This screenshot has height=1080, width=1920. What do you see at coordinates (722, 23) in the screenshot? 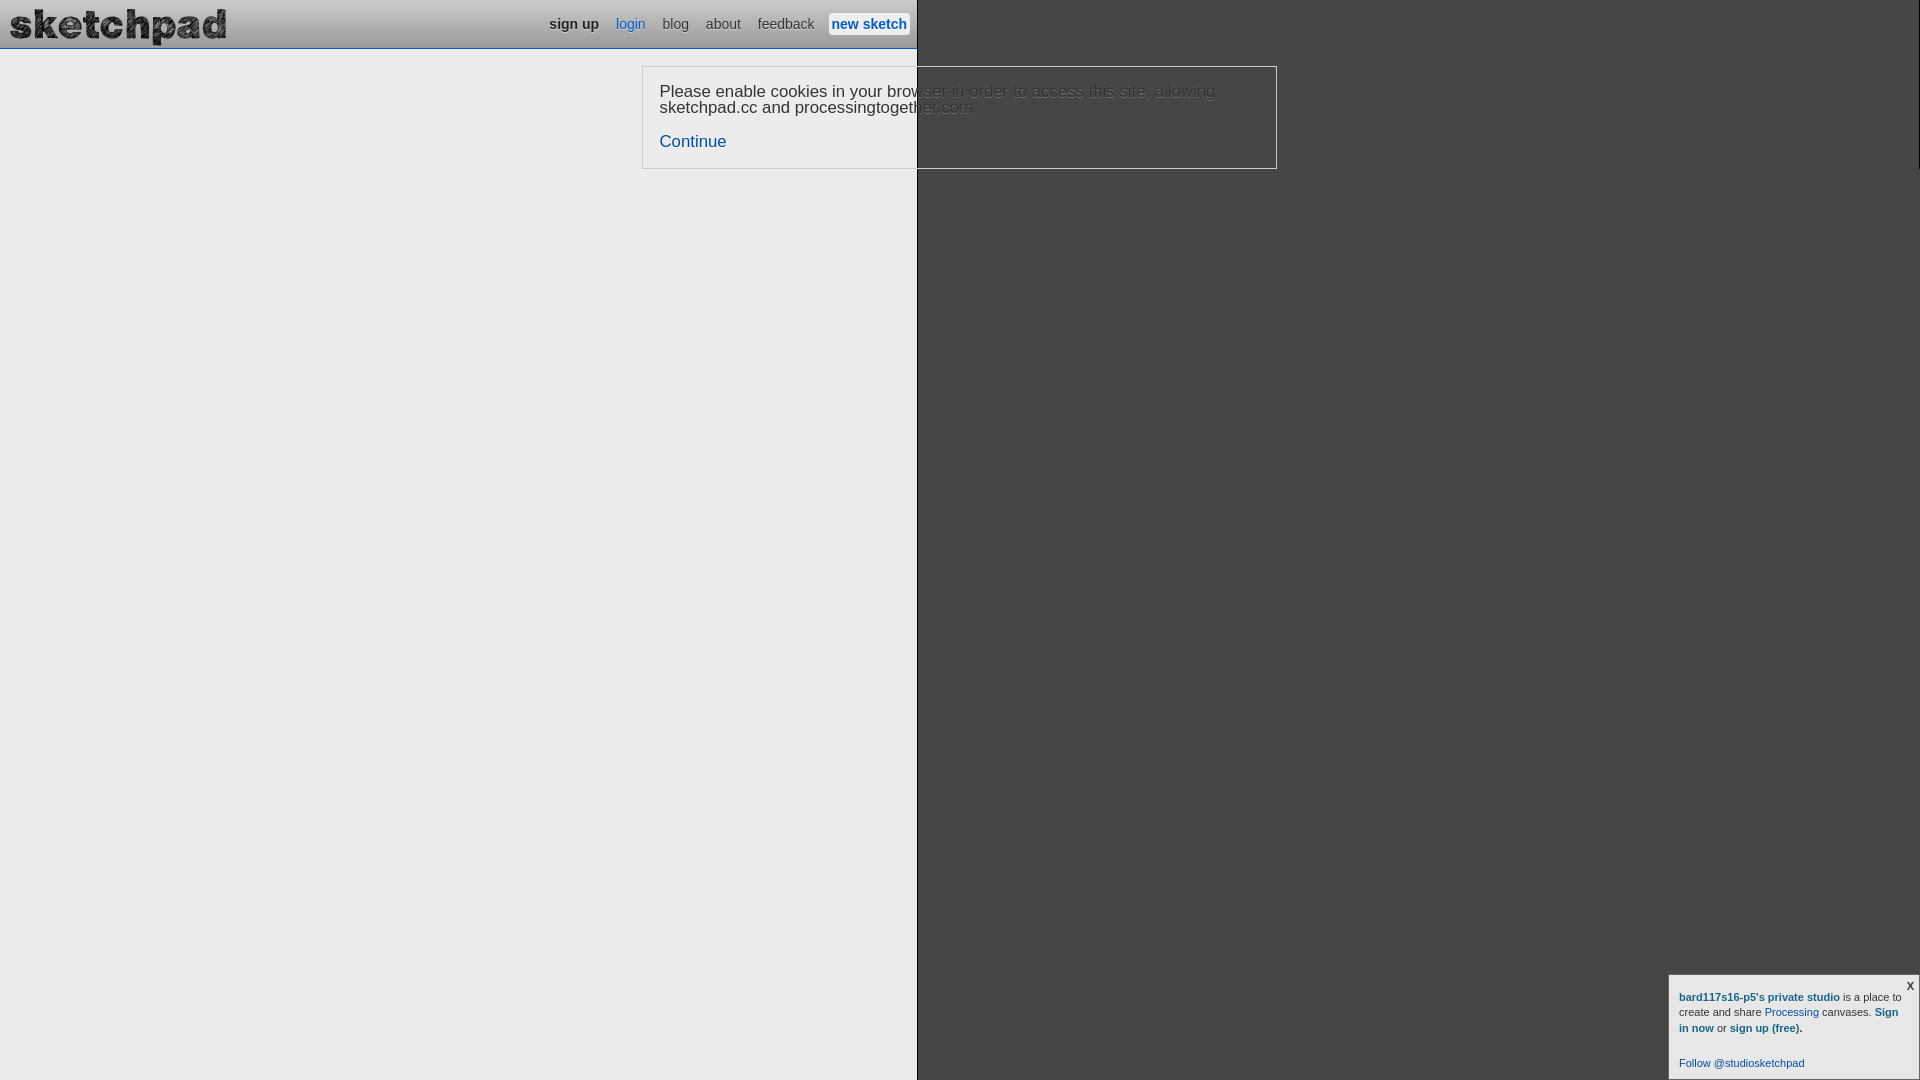
I see `'about'` at bounding box center [722, 23].